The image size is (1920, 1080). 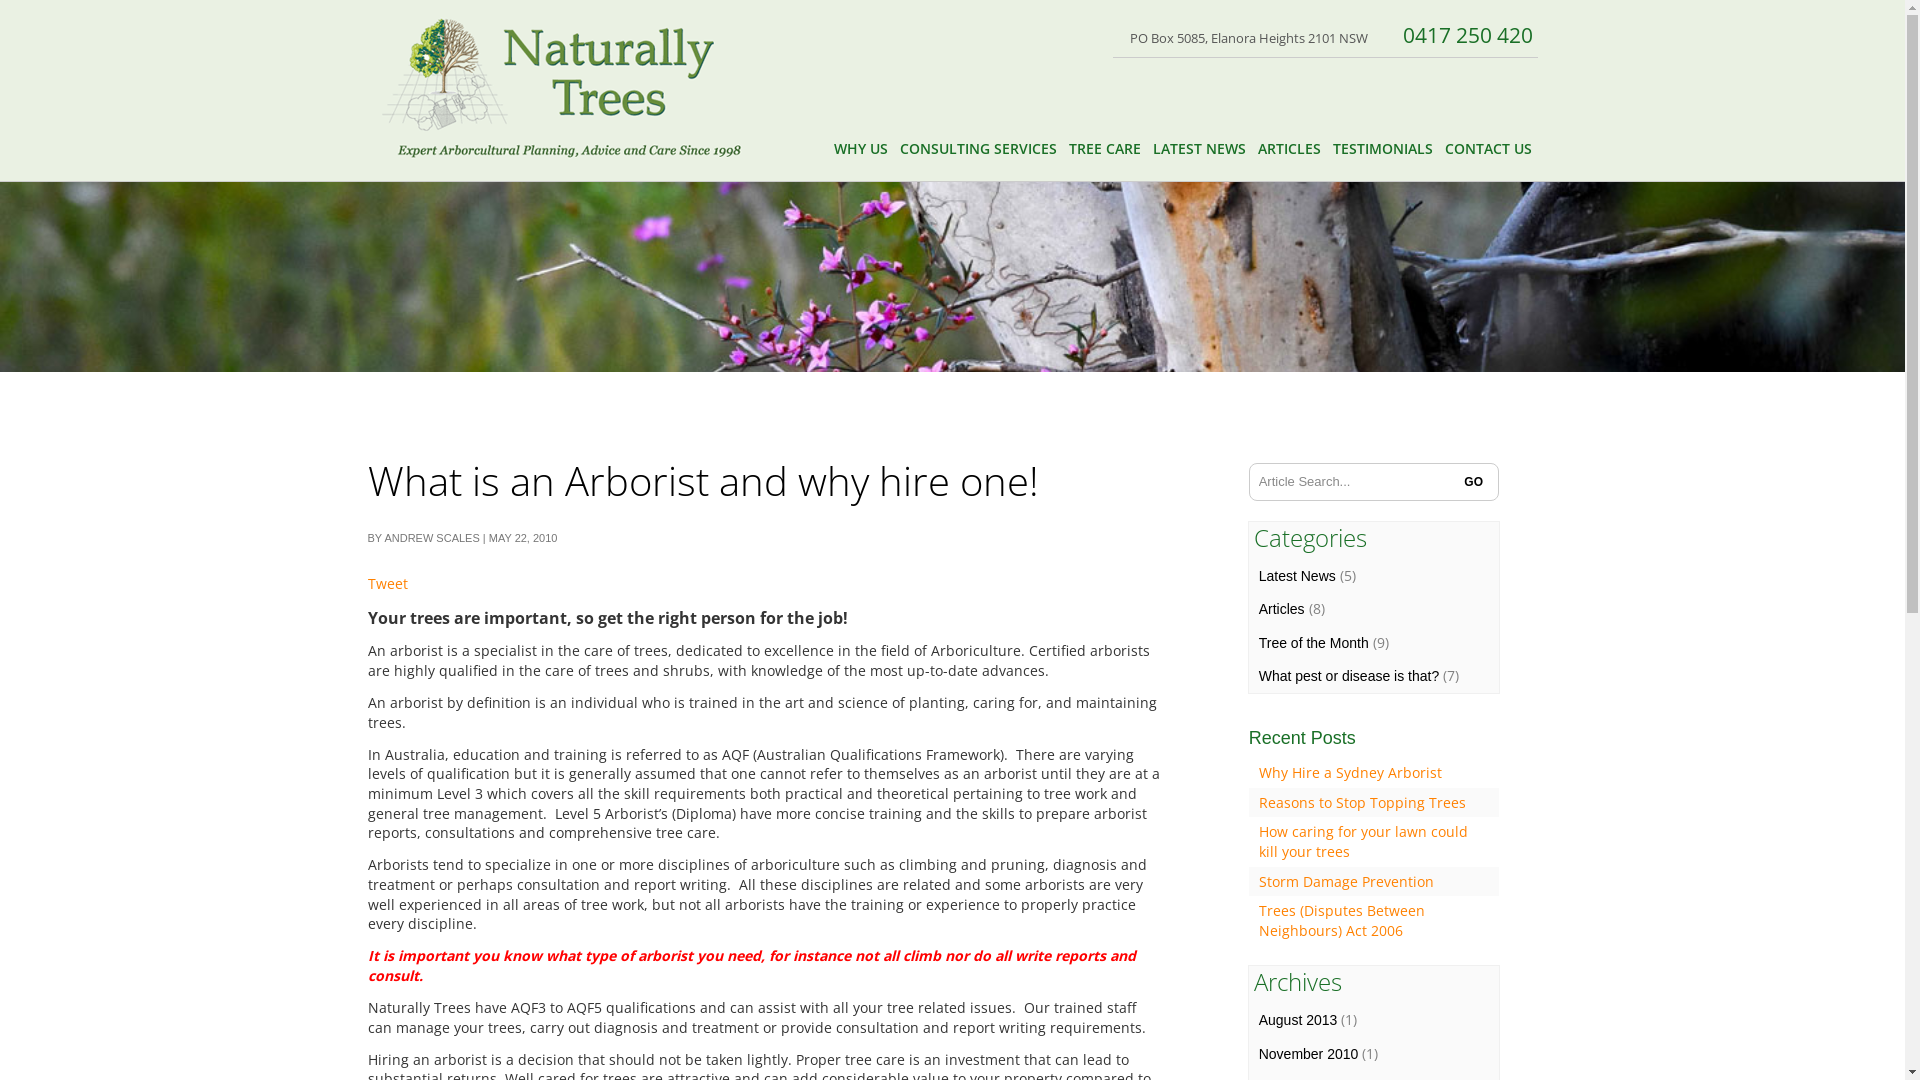 What do you see at coordinates (1298, 1019) in the screenshot?
I see `'August 2013'` at bounding box center [1298, 1019].